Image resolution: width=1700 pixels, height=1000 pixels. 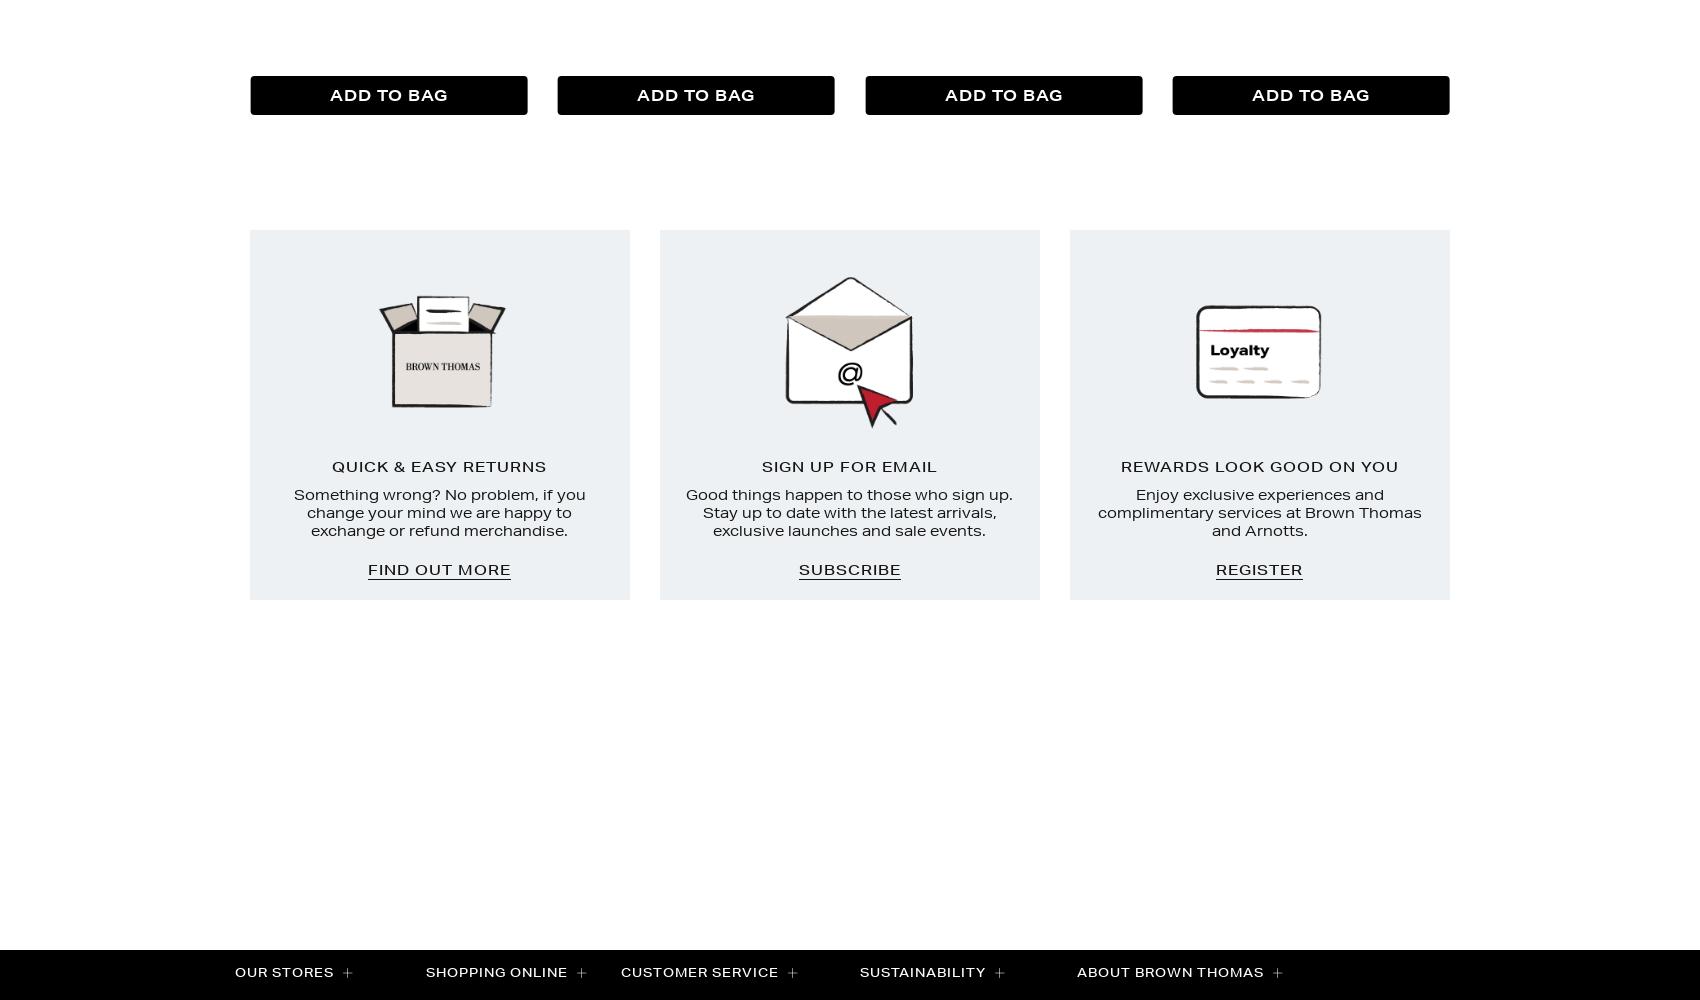 I want to click on 'SUBSCRIBE', so click(x=796, y=569).